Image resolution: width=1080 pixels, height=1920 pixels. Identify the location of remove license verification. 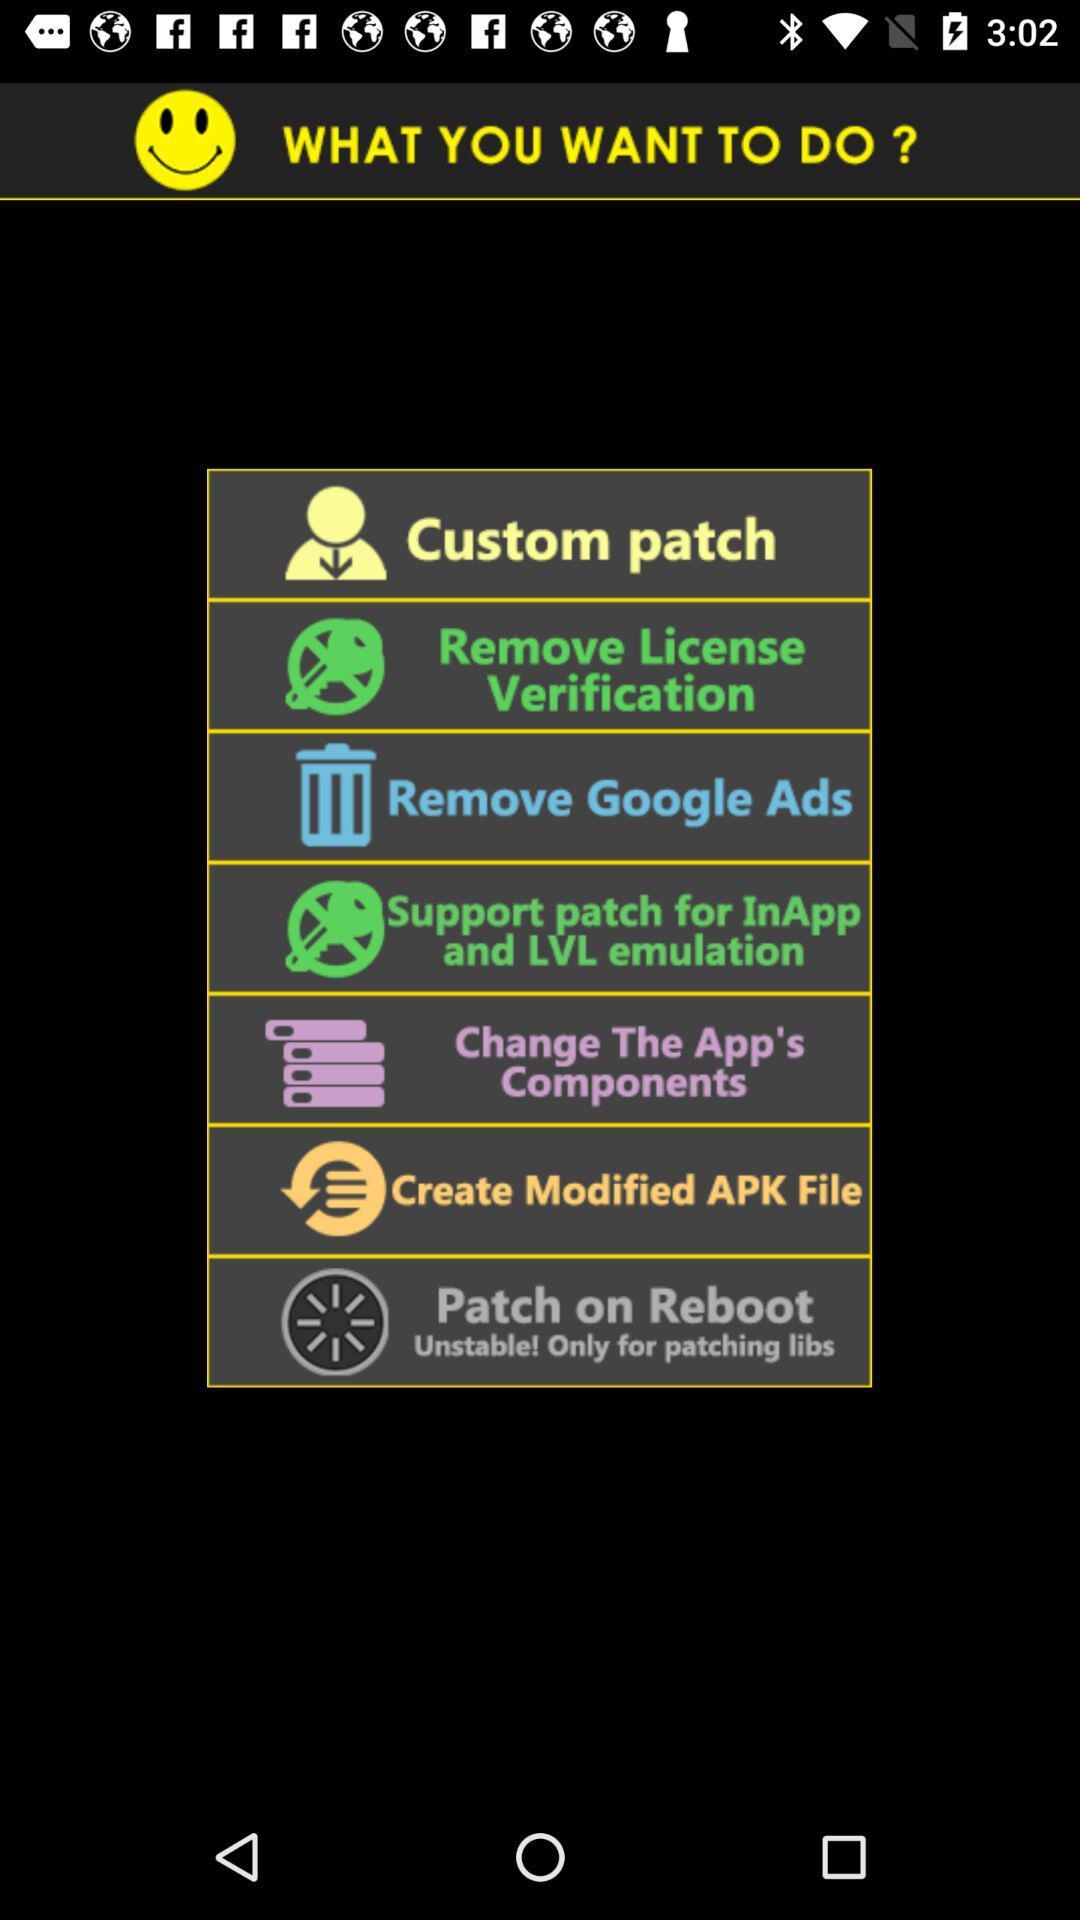
(538, 665).